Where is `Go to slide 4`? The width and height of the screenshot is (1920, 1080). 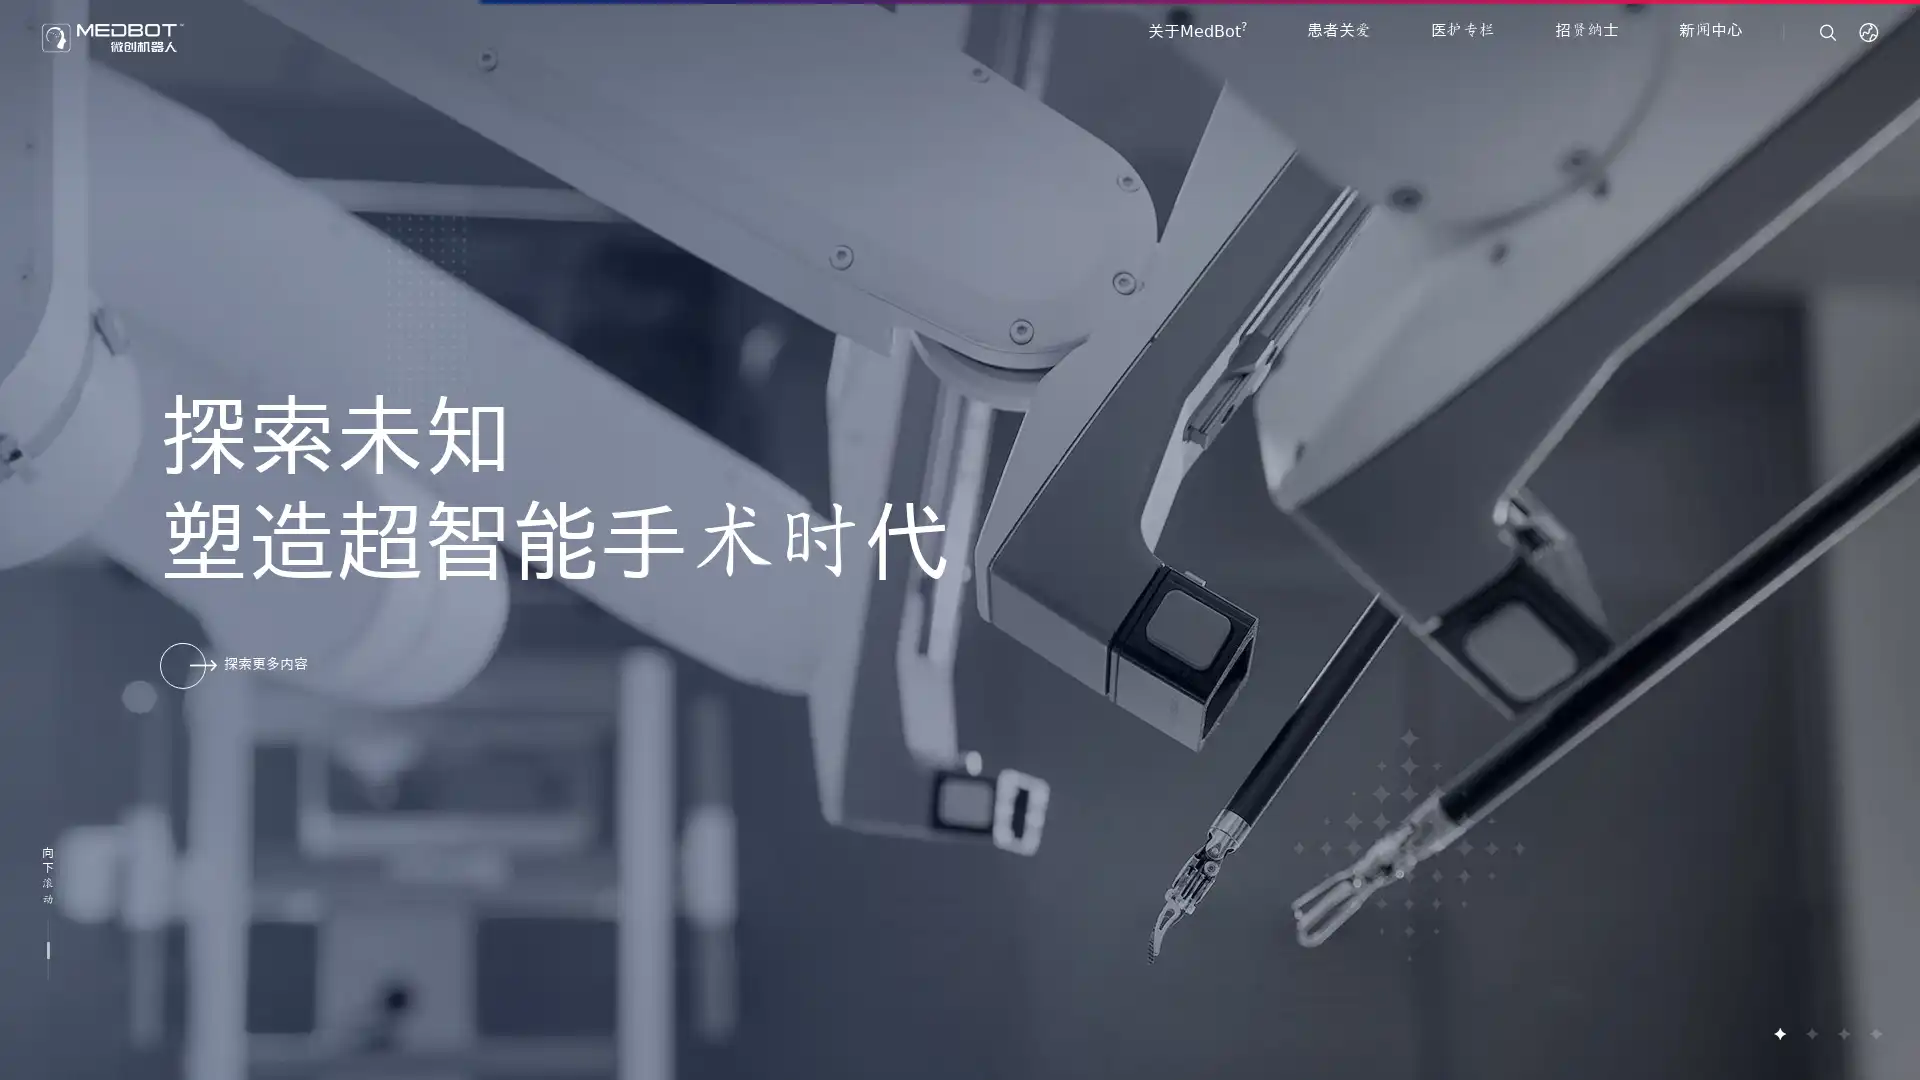
Go to slide 4 is located at coordinates (1874, 1033).